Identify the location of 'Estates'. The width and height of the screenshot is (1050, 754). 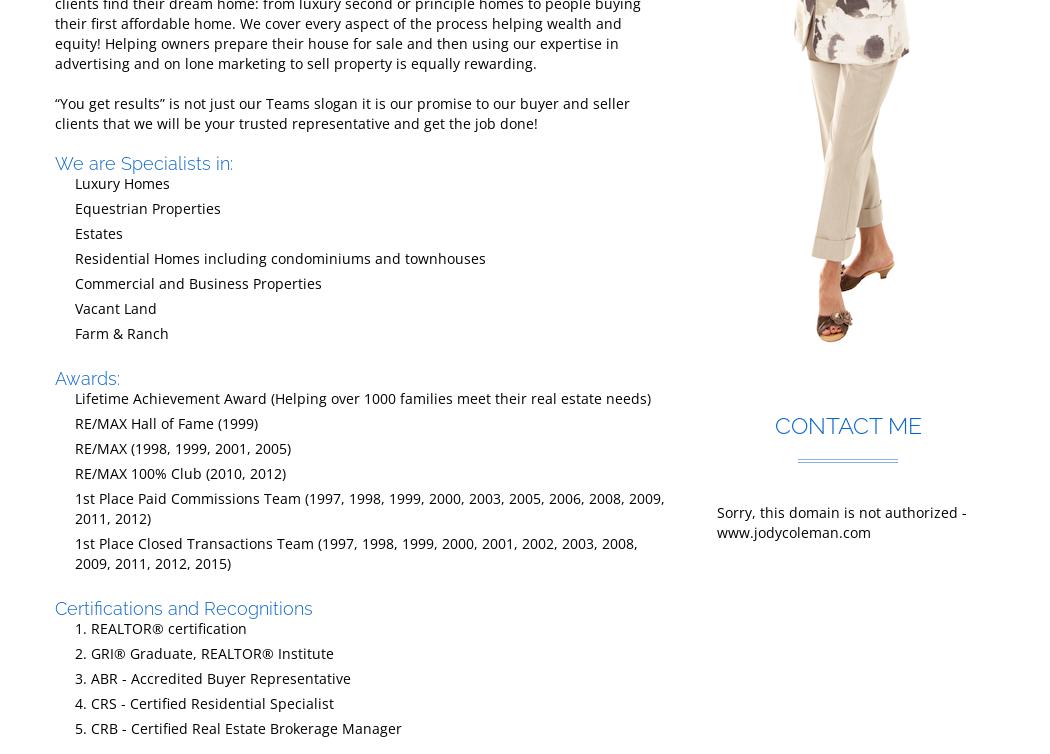
(73, 232).